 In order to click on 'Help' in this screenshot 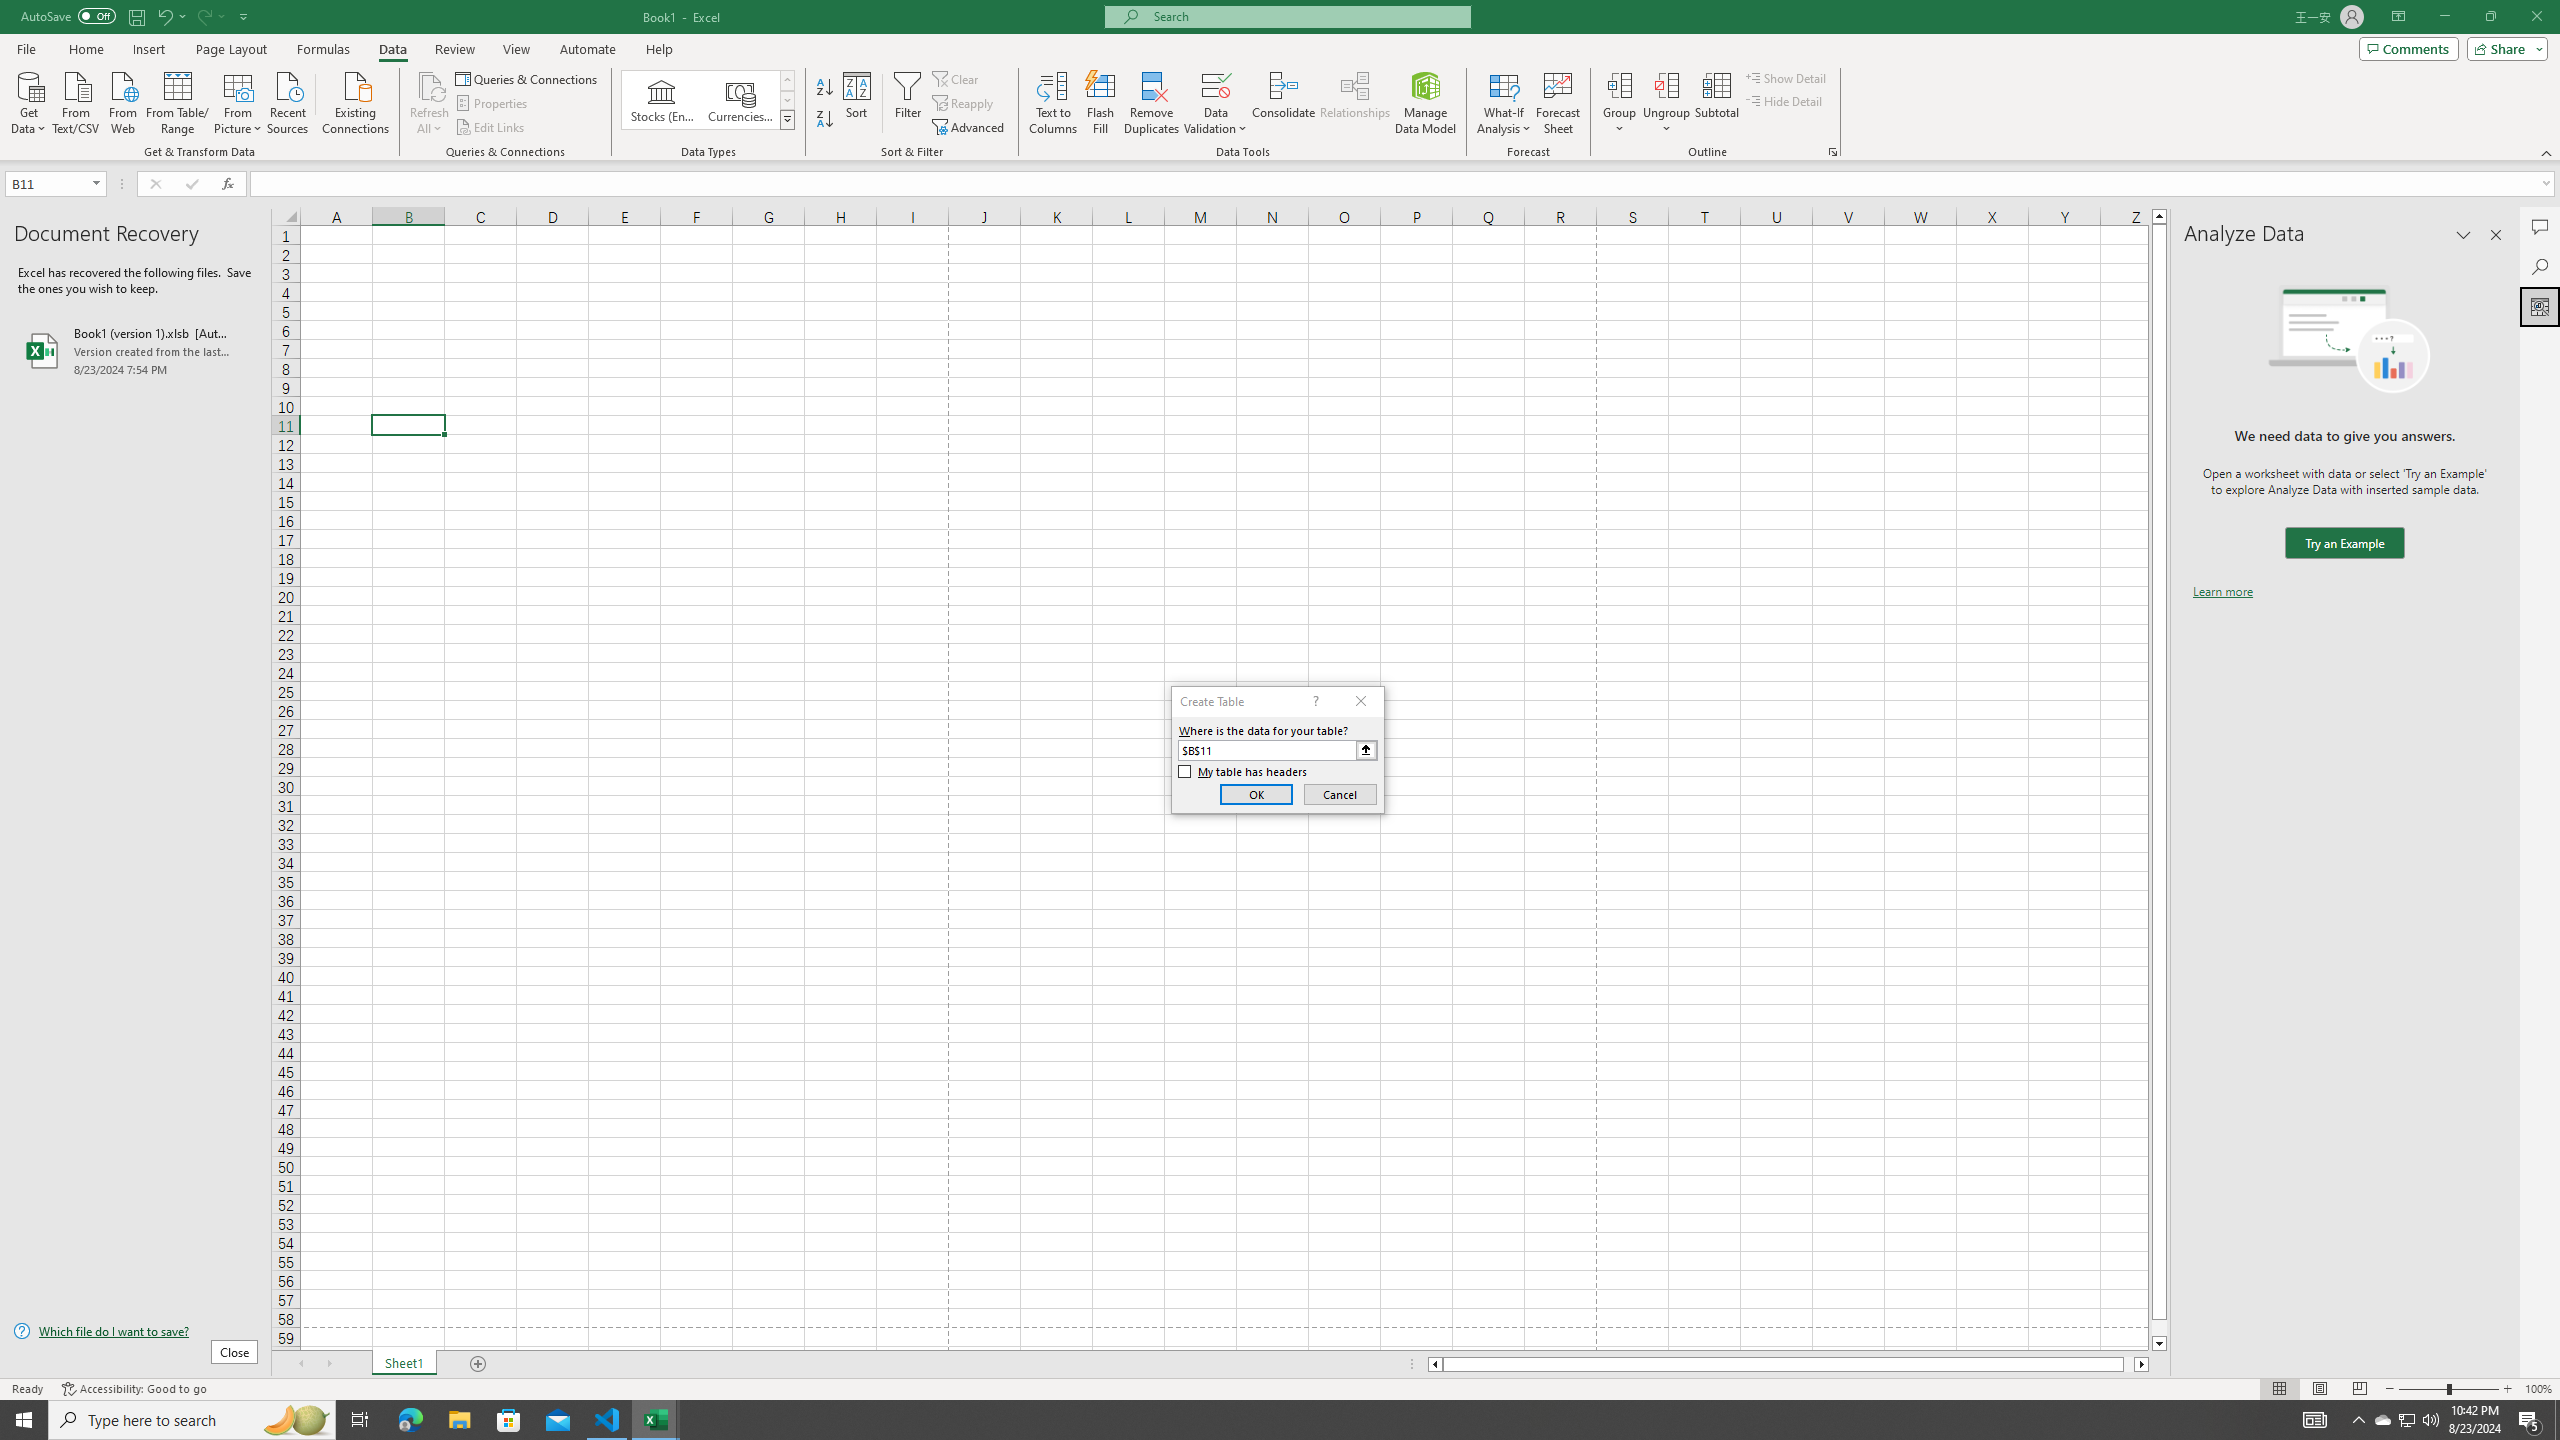, I will do `click(659, 49)`.